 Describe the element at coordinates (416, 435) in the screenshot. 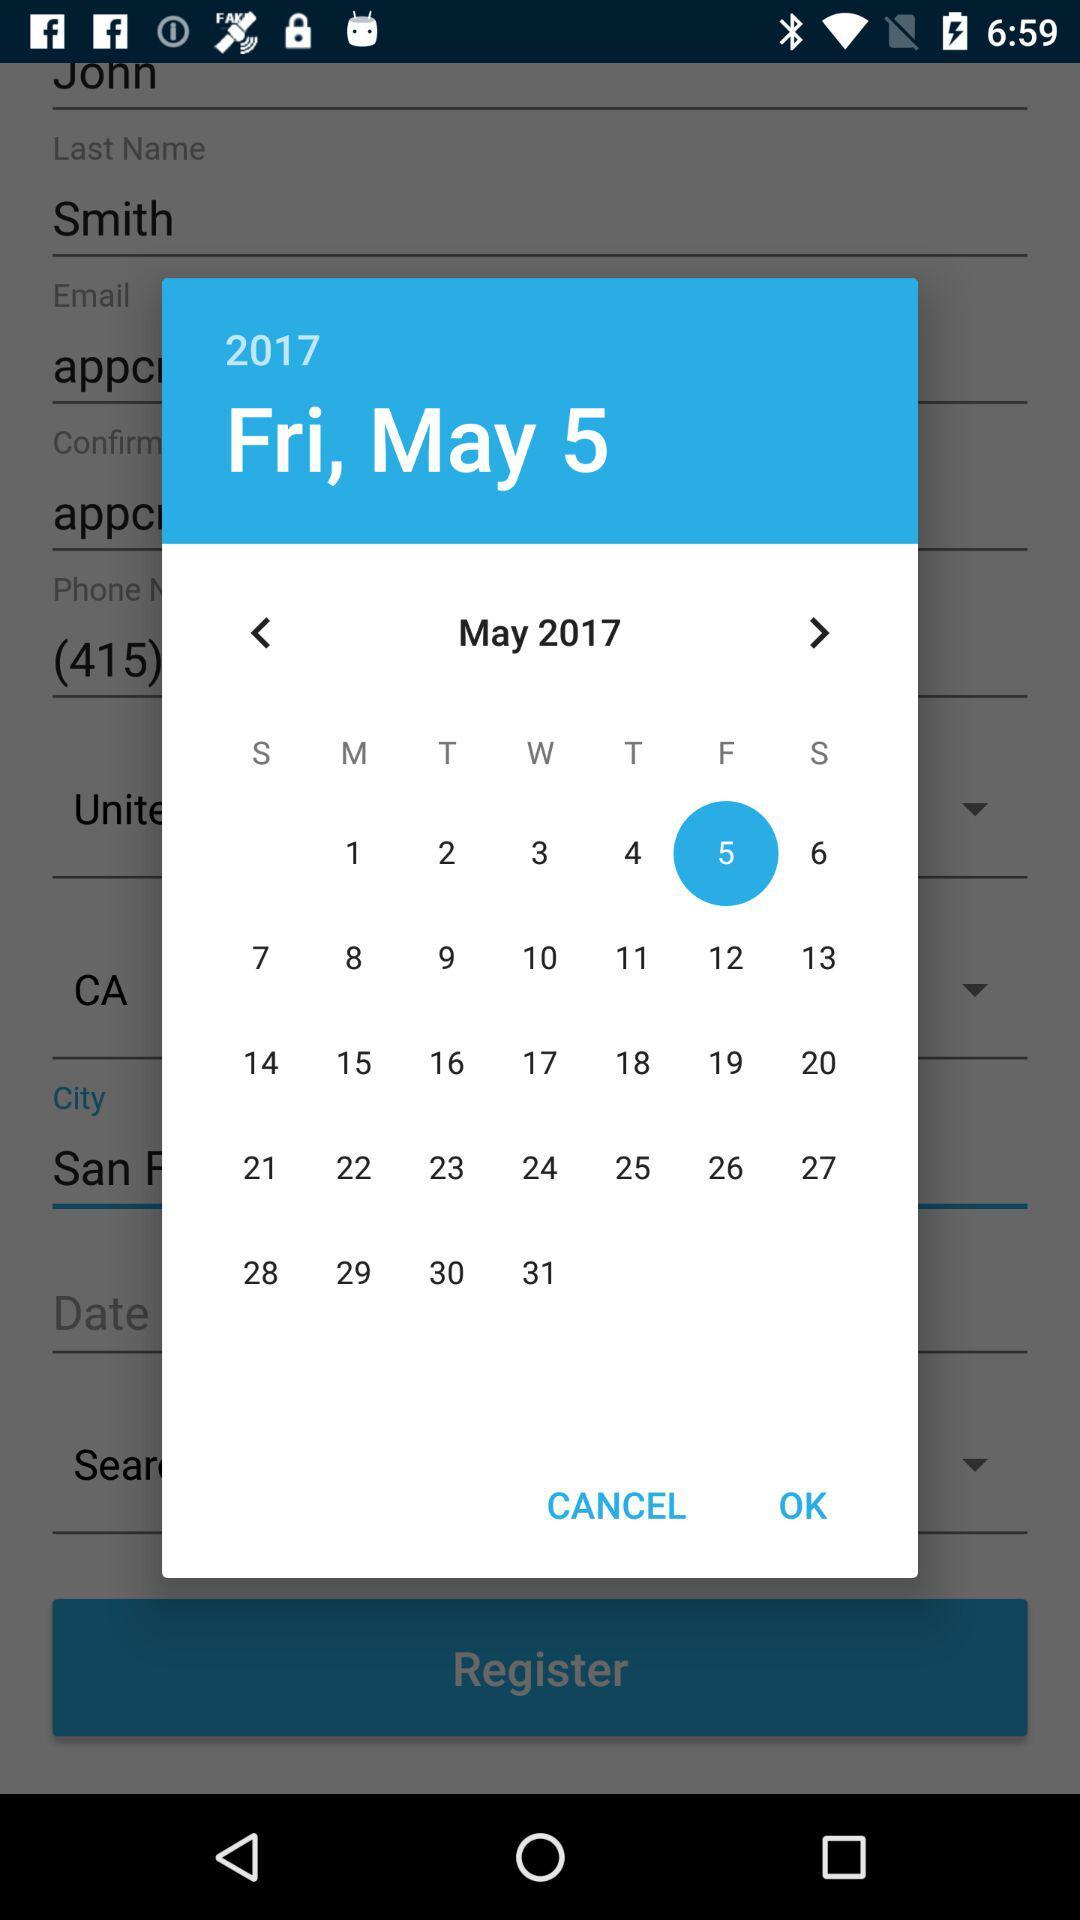

I see `fri, may 5 icon` at that location.